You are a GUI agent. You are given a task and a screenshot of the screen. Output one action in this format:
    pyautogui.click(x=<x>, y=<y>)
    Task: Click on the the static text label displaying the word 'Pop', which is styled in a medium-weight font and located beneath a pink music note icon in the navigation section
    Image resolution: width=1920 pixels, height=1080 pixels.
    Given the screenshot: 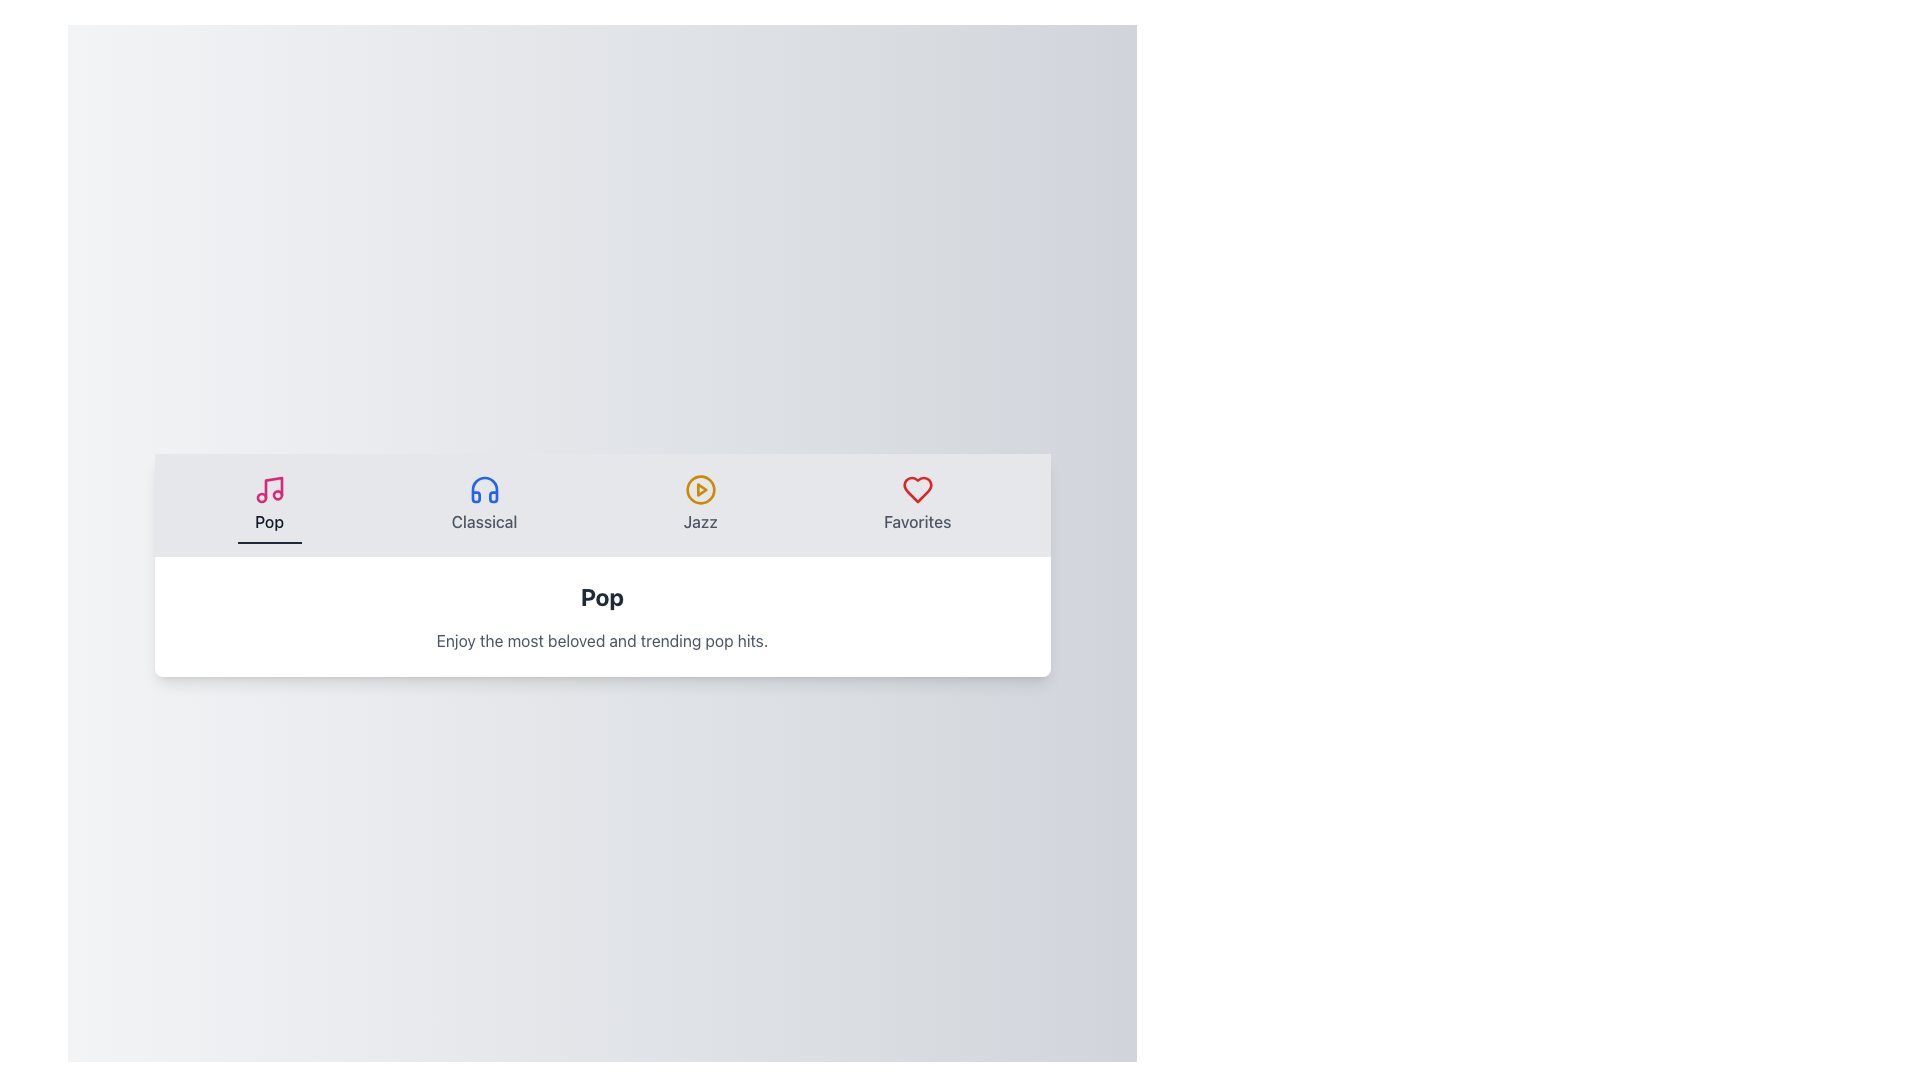 What is the action you would take?
    pyautogui.click(x=268, y=520)
    